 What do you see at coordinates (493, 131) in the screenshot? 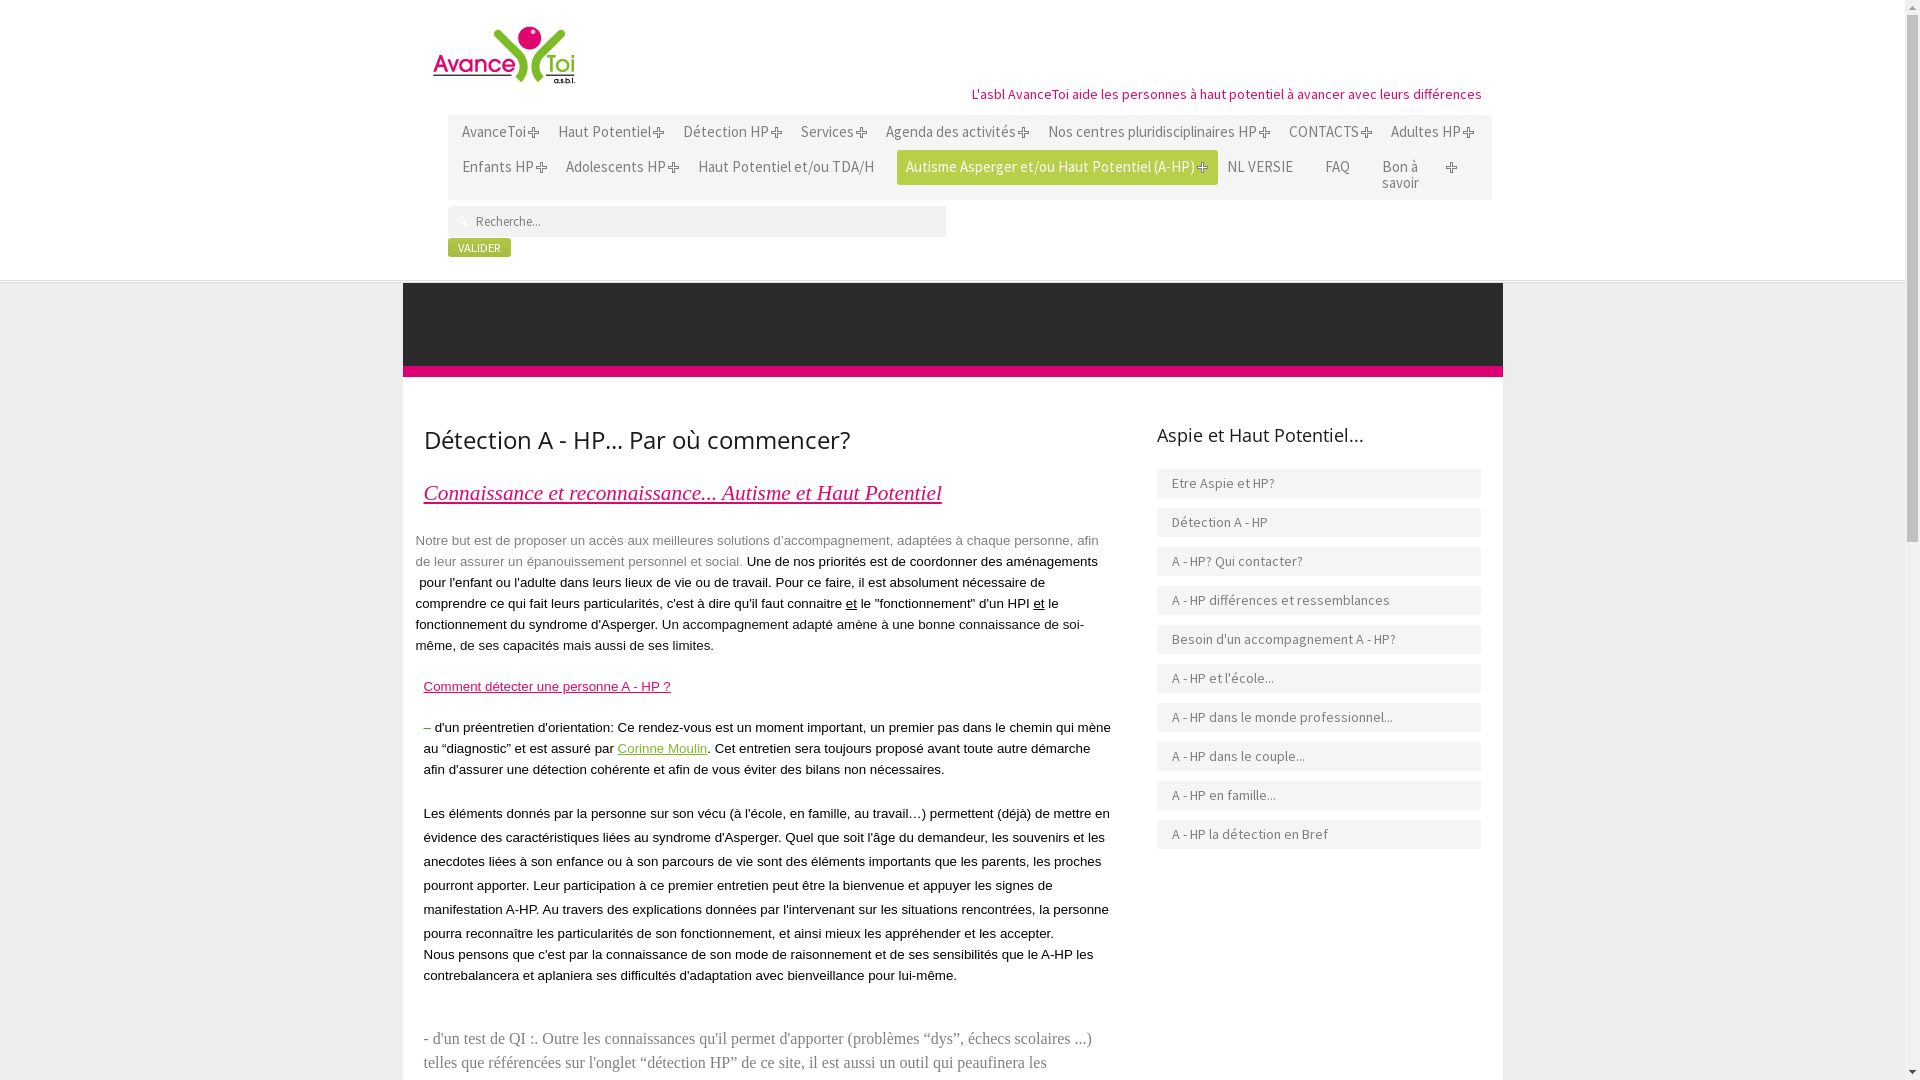
I see `'AvanceToi'` at bounding box center [493, 131].